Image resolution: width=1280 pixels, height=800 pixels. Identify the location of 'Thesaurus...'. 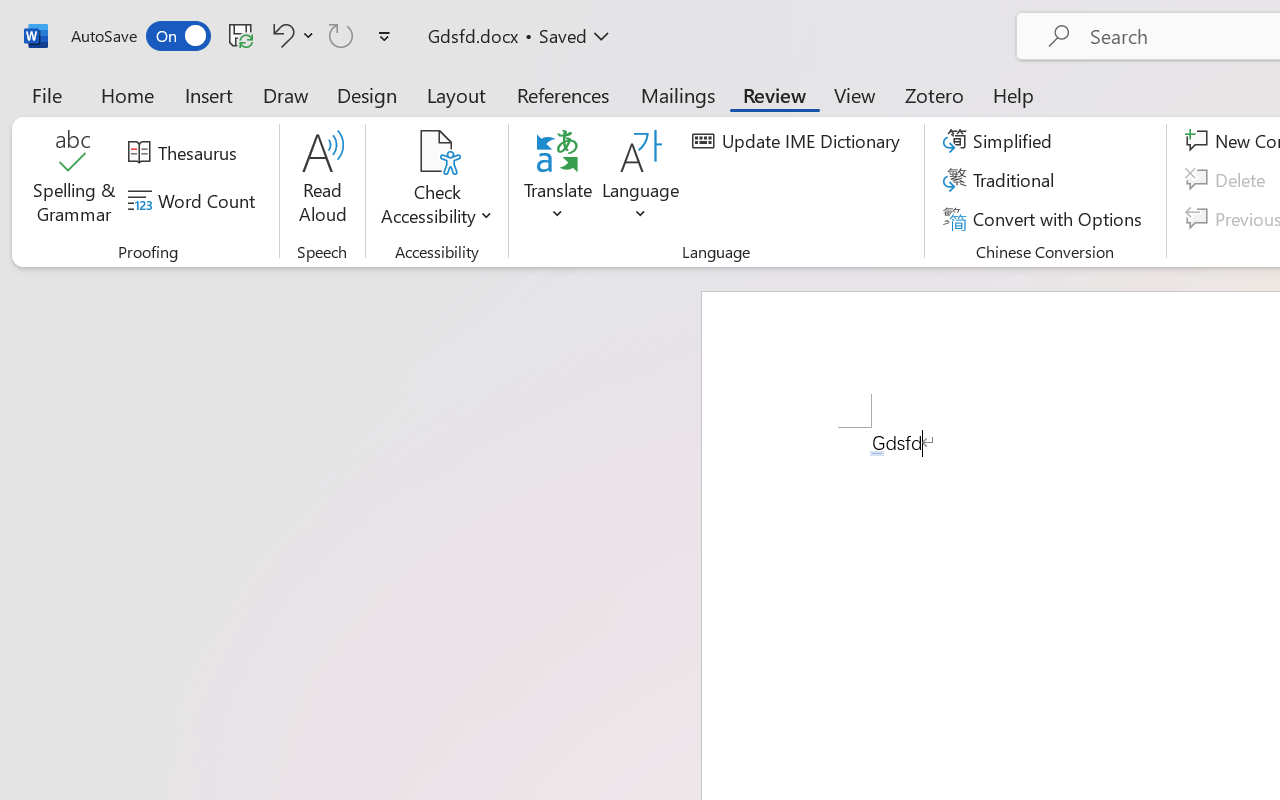
(185, 153).